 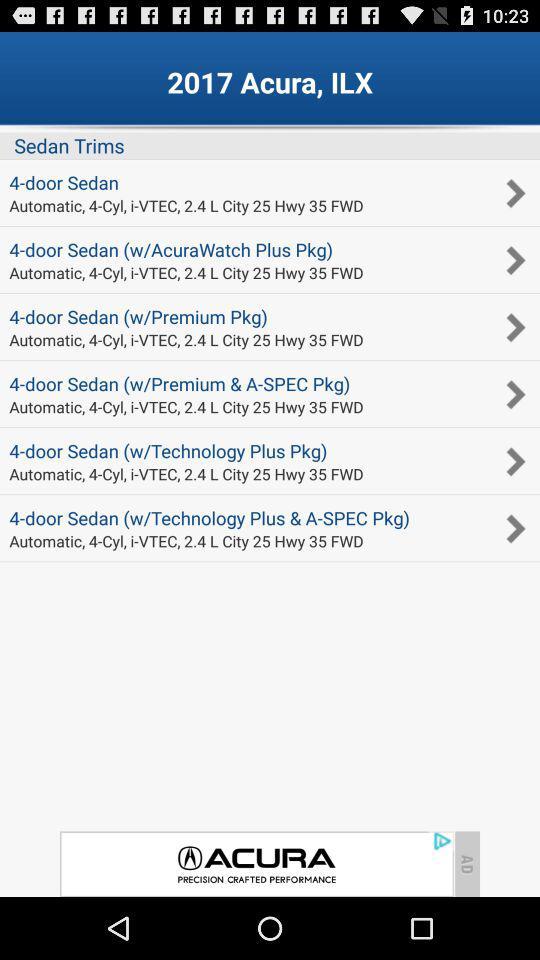 I want to click on pop up advertisement button, so click(x=256, y=863).